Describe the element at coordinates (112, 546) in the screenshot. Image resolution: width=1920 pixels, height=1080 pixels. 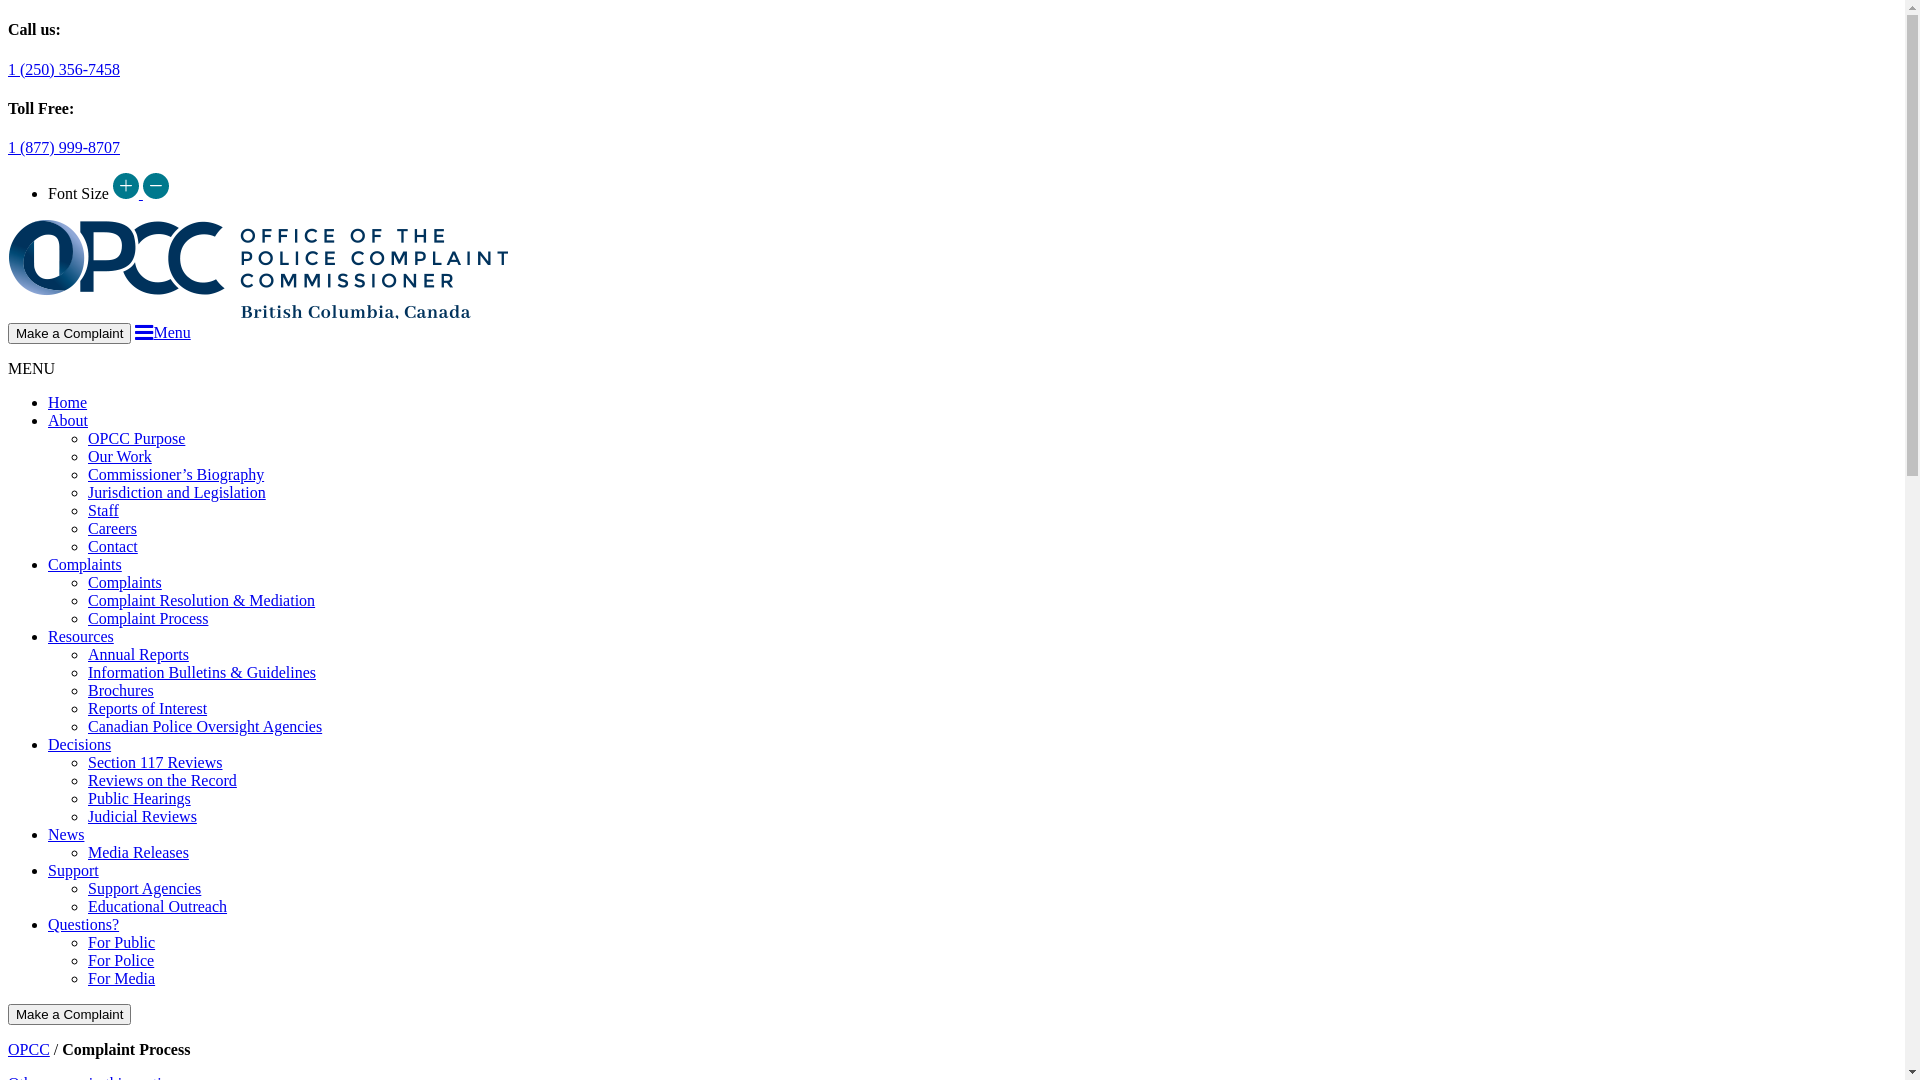
I see `'Contact'` at that location.